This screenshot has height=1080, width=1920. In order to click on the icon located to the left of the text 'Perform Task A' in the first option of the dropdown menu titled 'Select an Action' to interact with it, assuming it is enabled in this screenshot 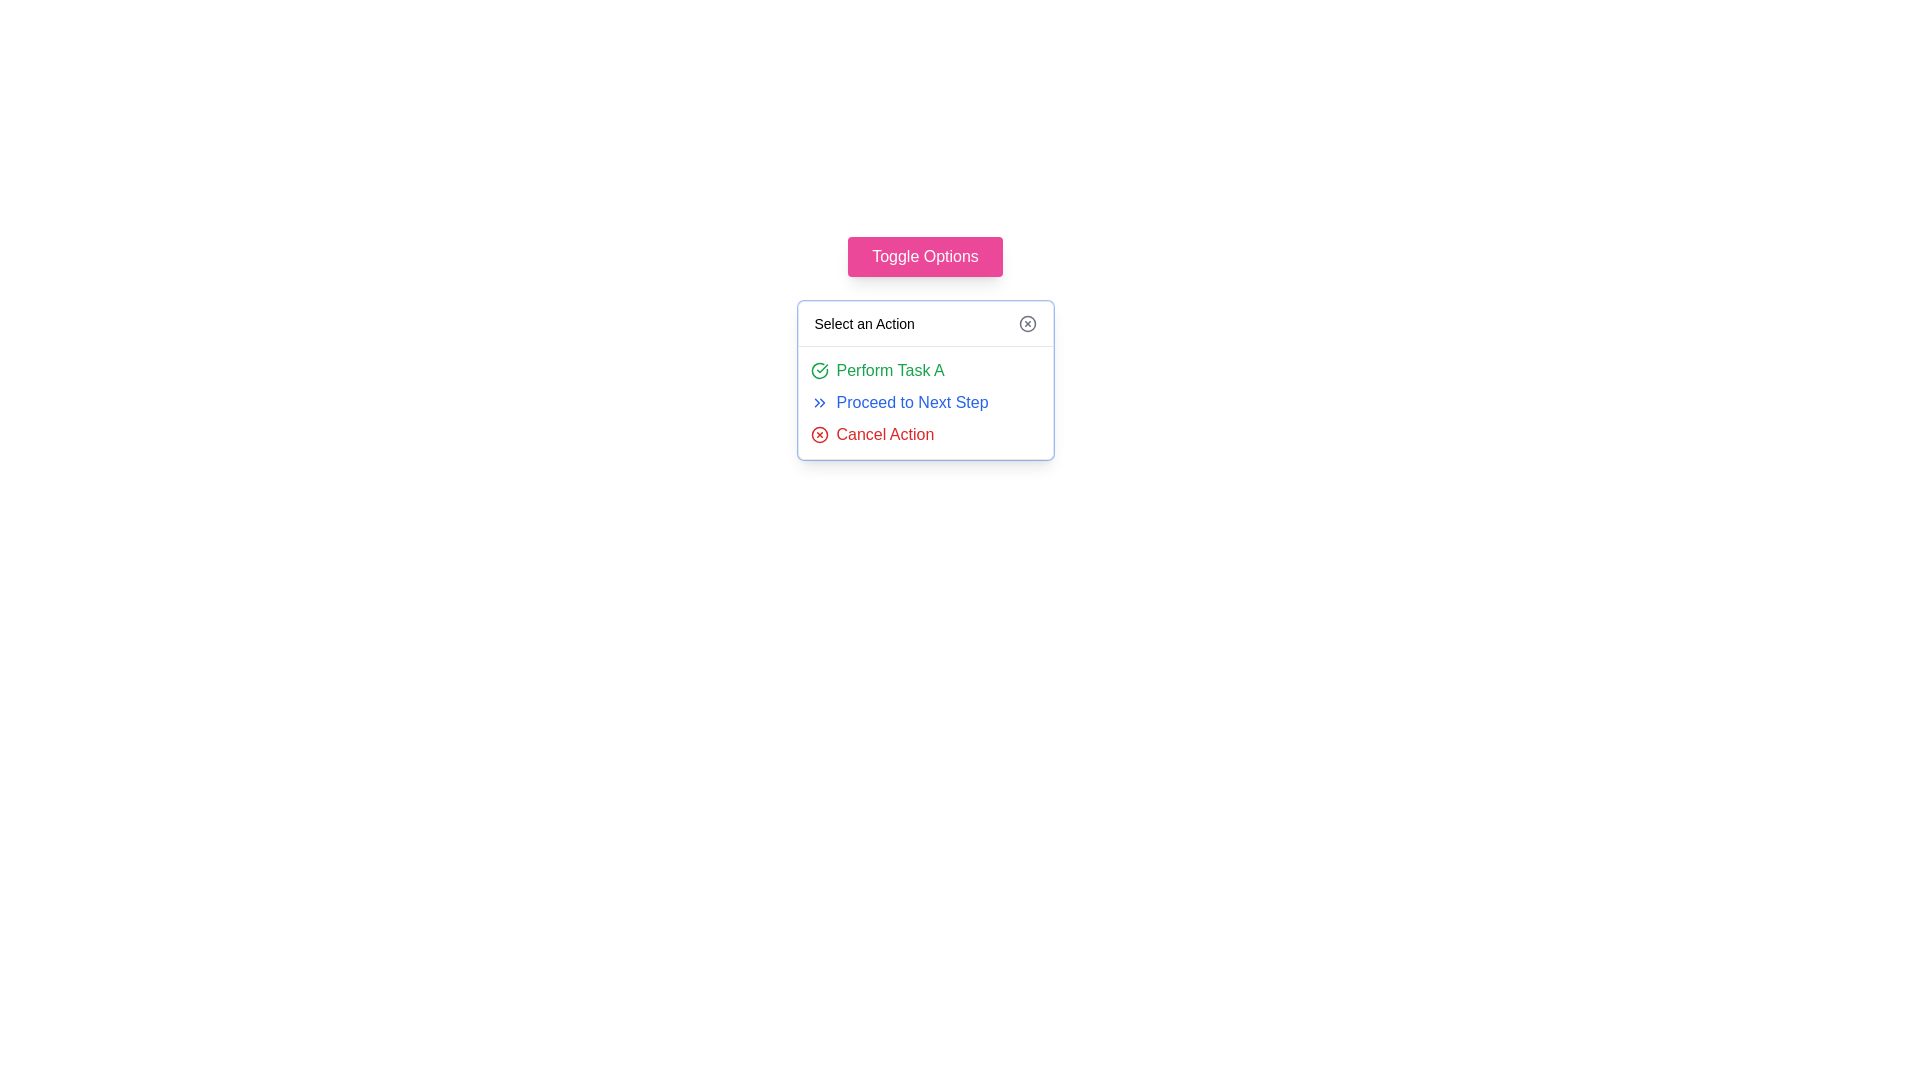, I will do `click(819, 370)`.